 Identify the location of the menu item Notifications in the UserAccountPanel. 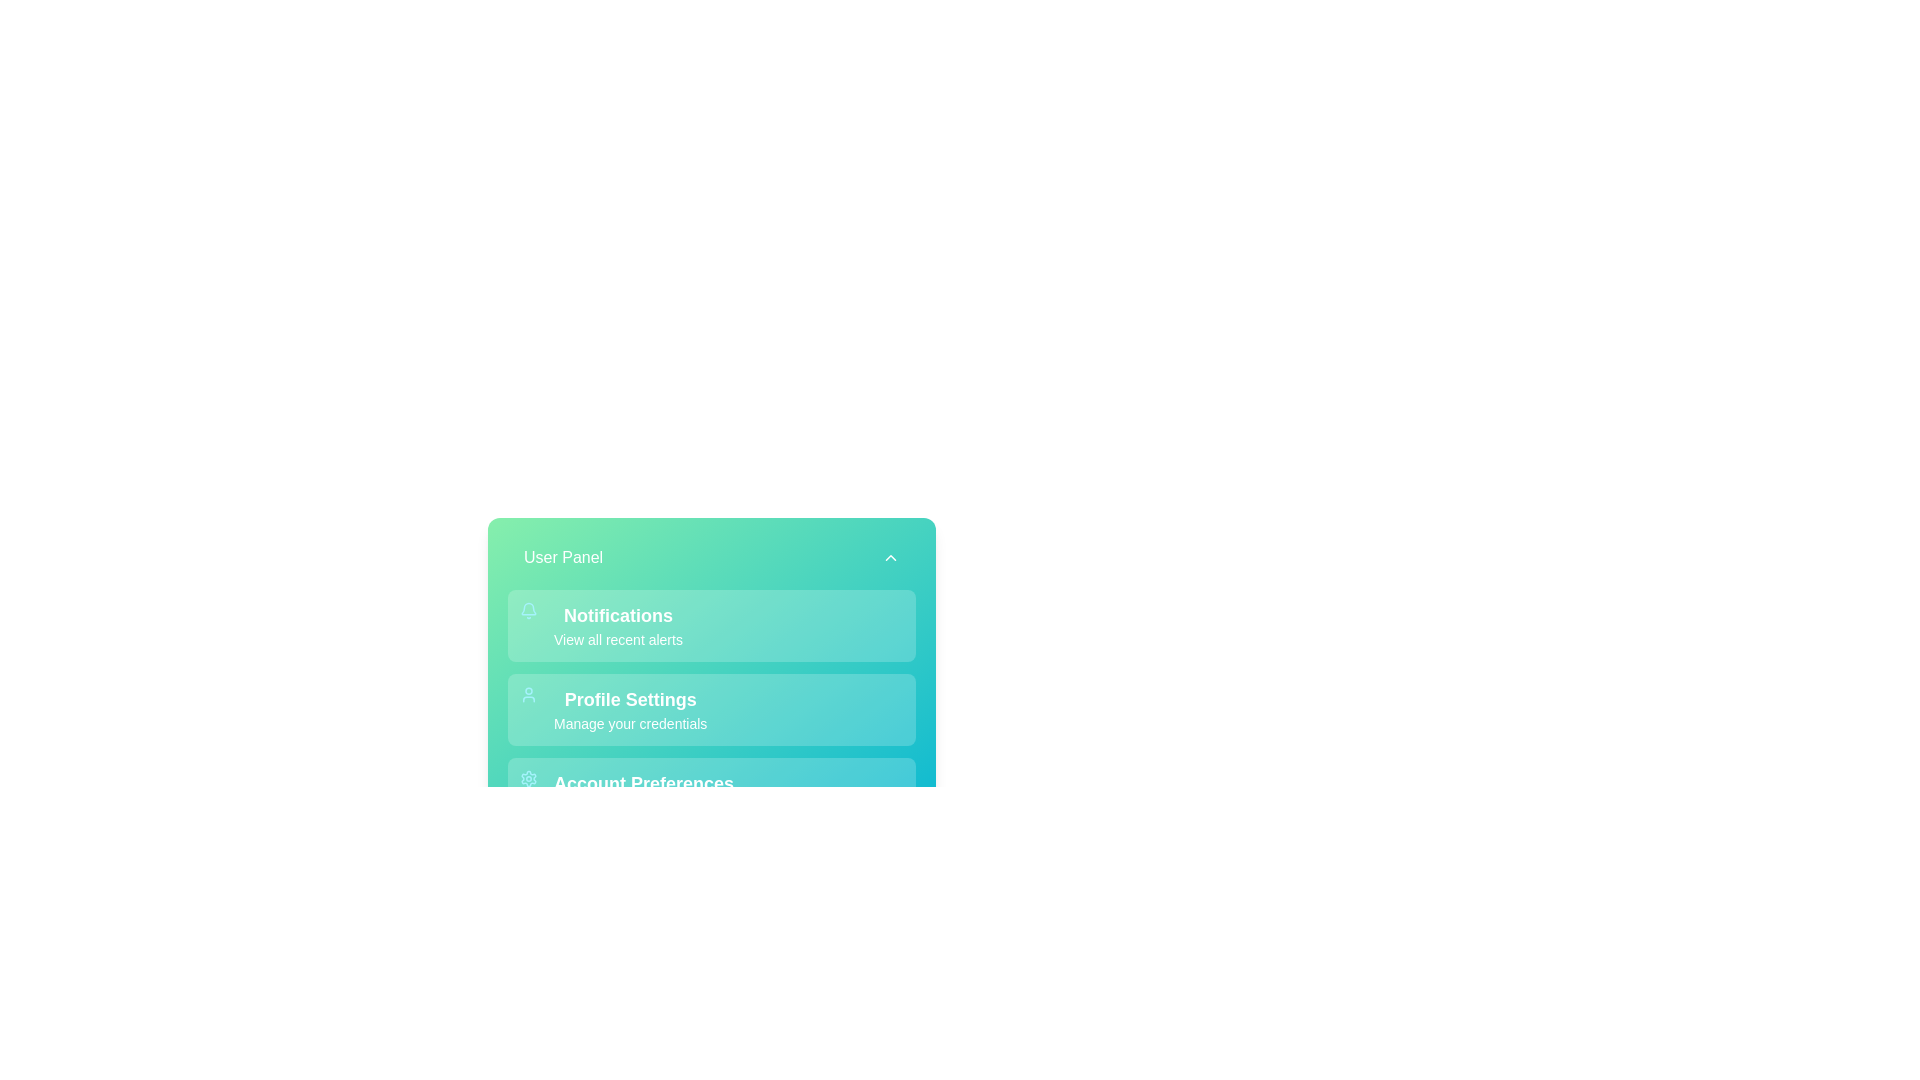
(711, 624).